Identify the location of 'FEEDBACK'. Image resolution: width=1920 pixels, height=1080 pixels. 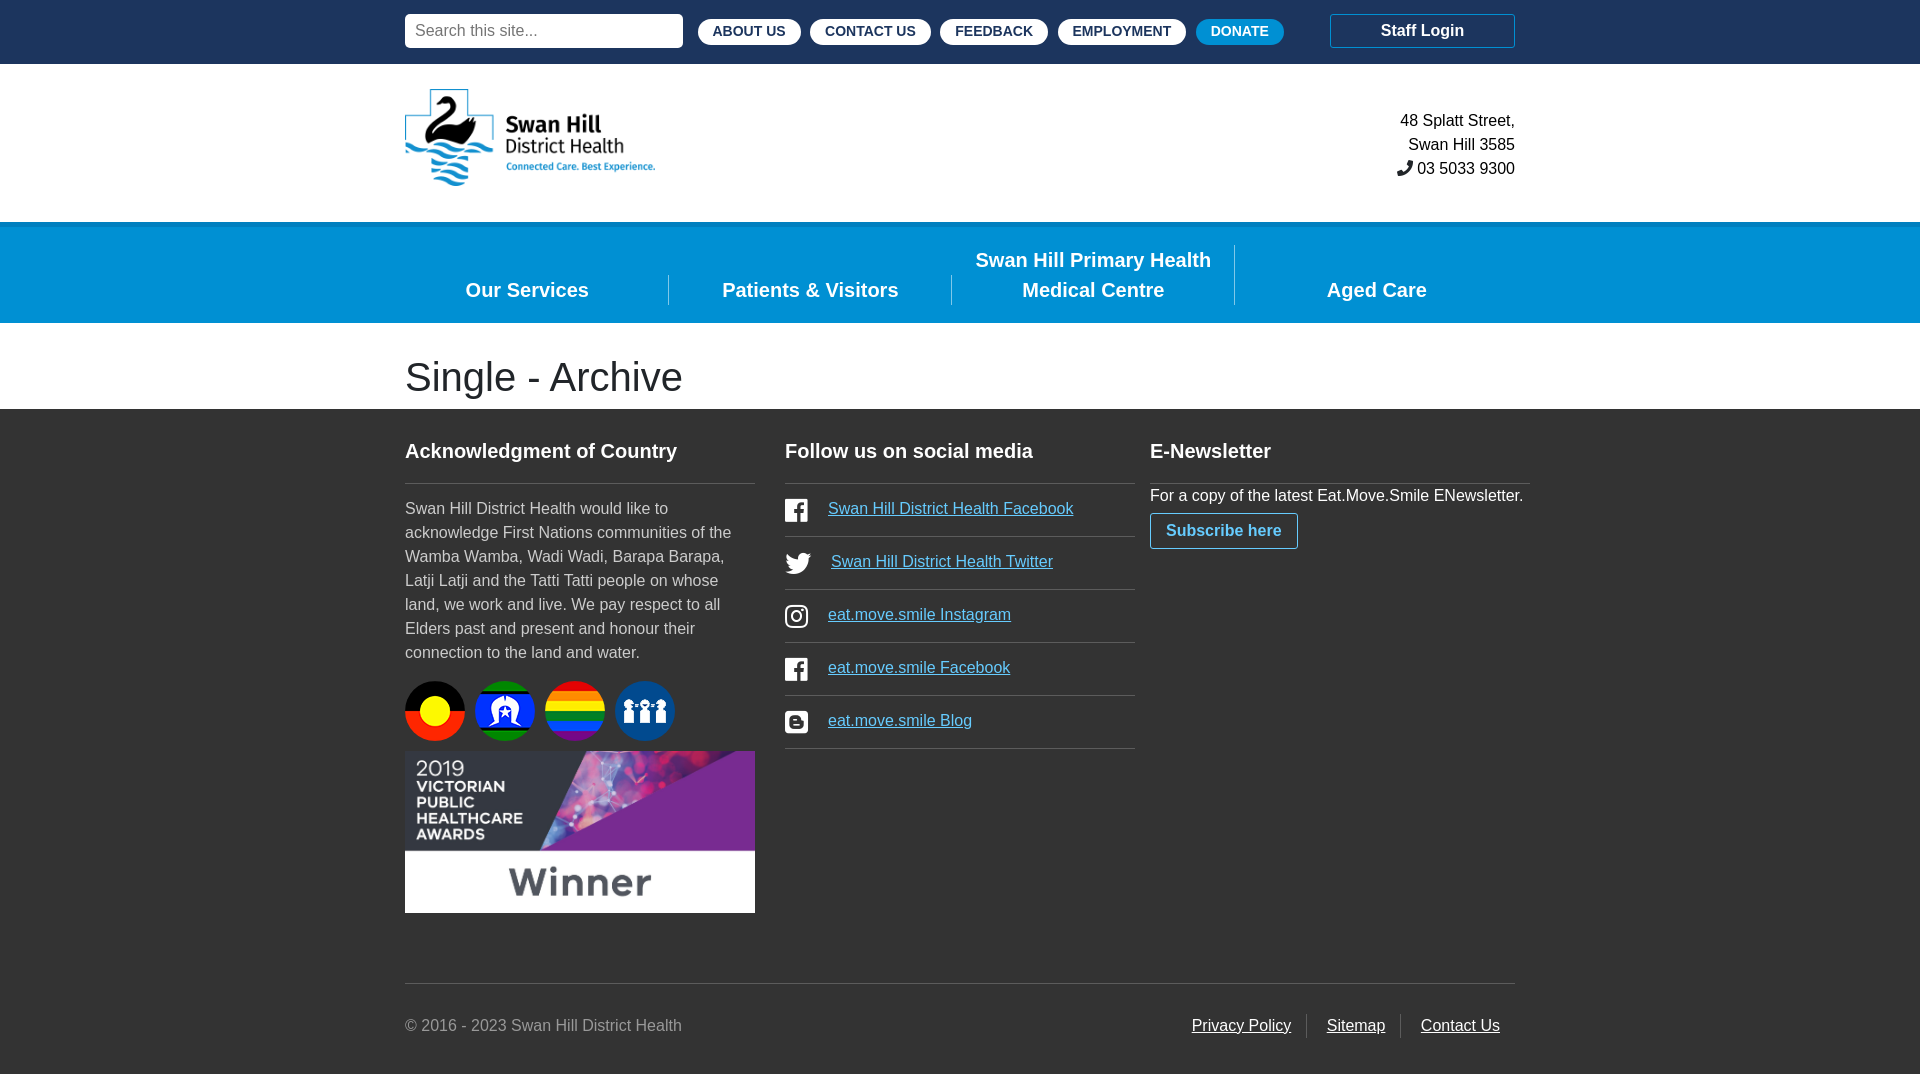
(993, 31).